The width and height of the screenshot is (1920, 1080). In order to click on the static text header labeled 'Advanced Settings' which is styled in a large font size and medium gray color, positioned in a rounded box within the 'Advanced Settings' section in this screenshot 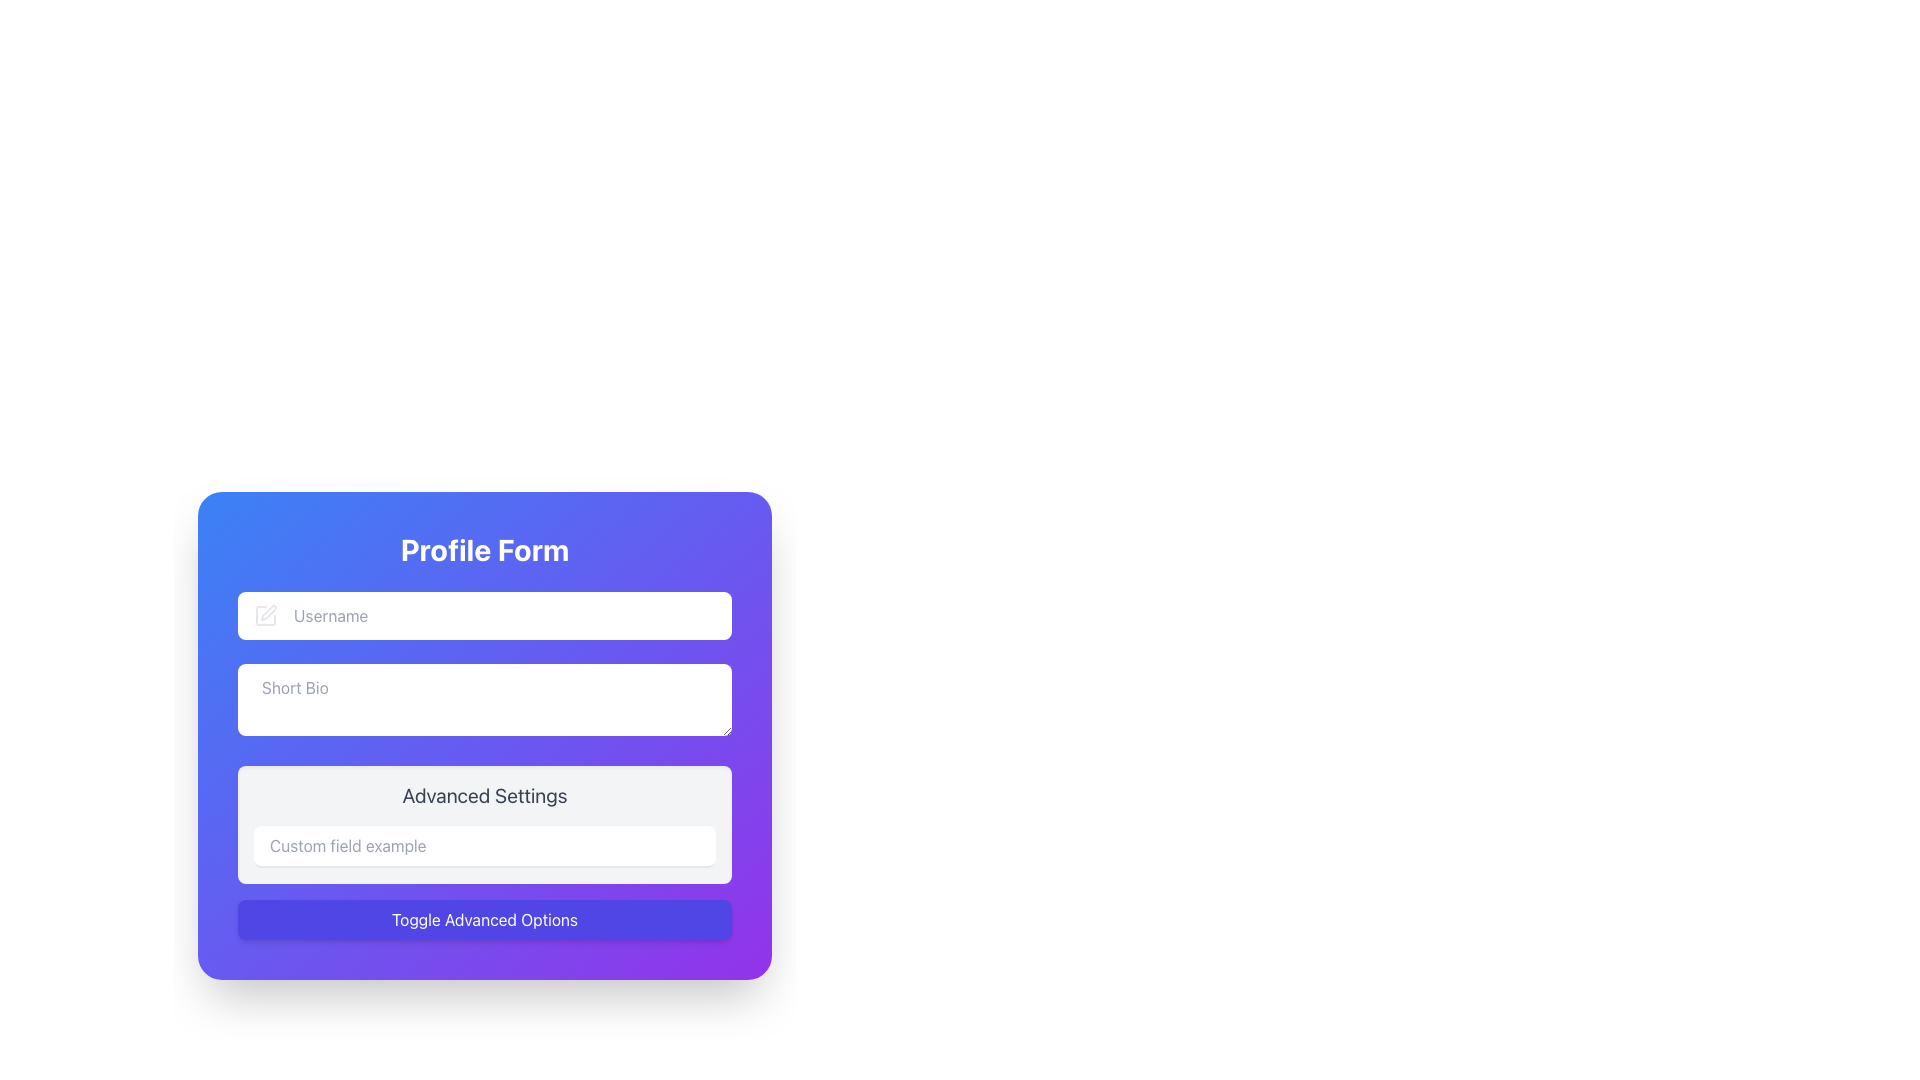, I will do `click(484, 794)`.